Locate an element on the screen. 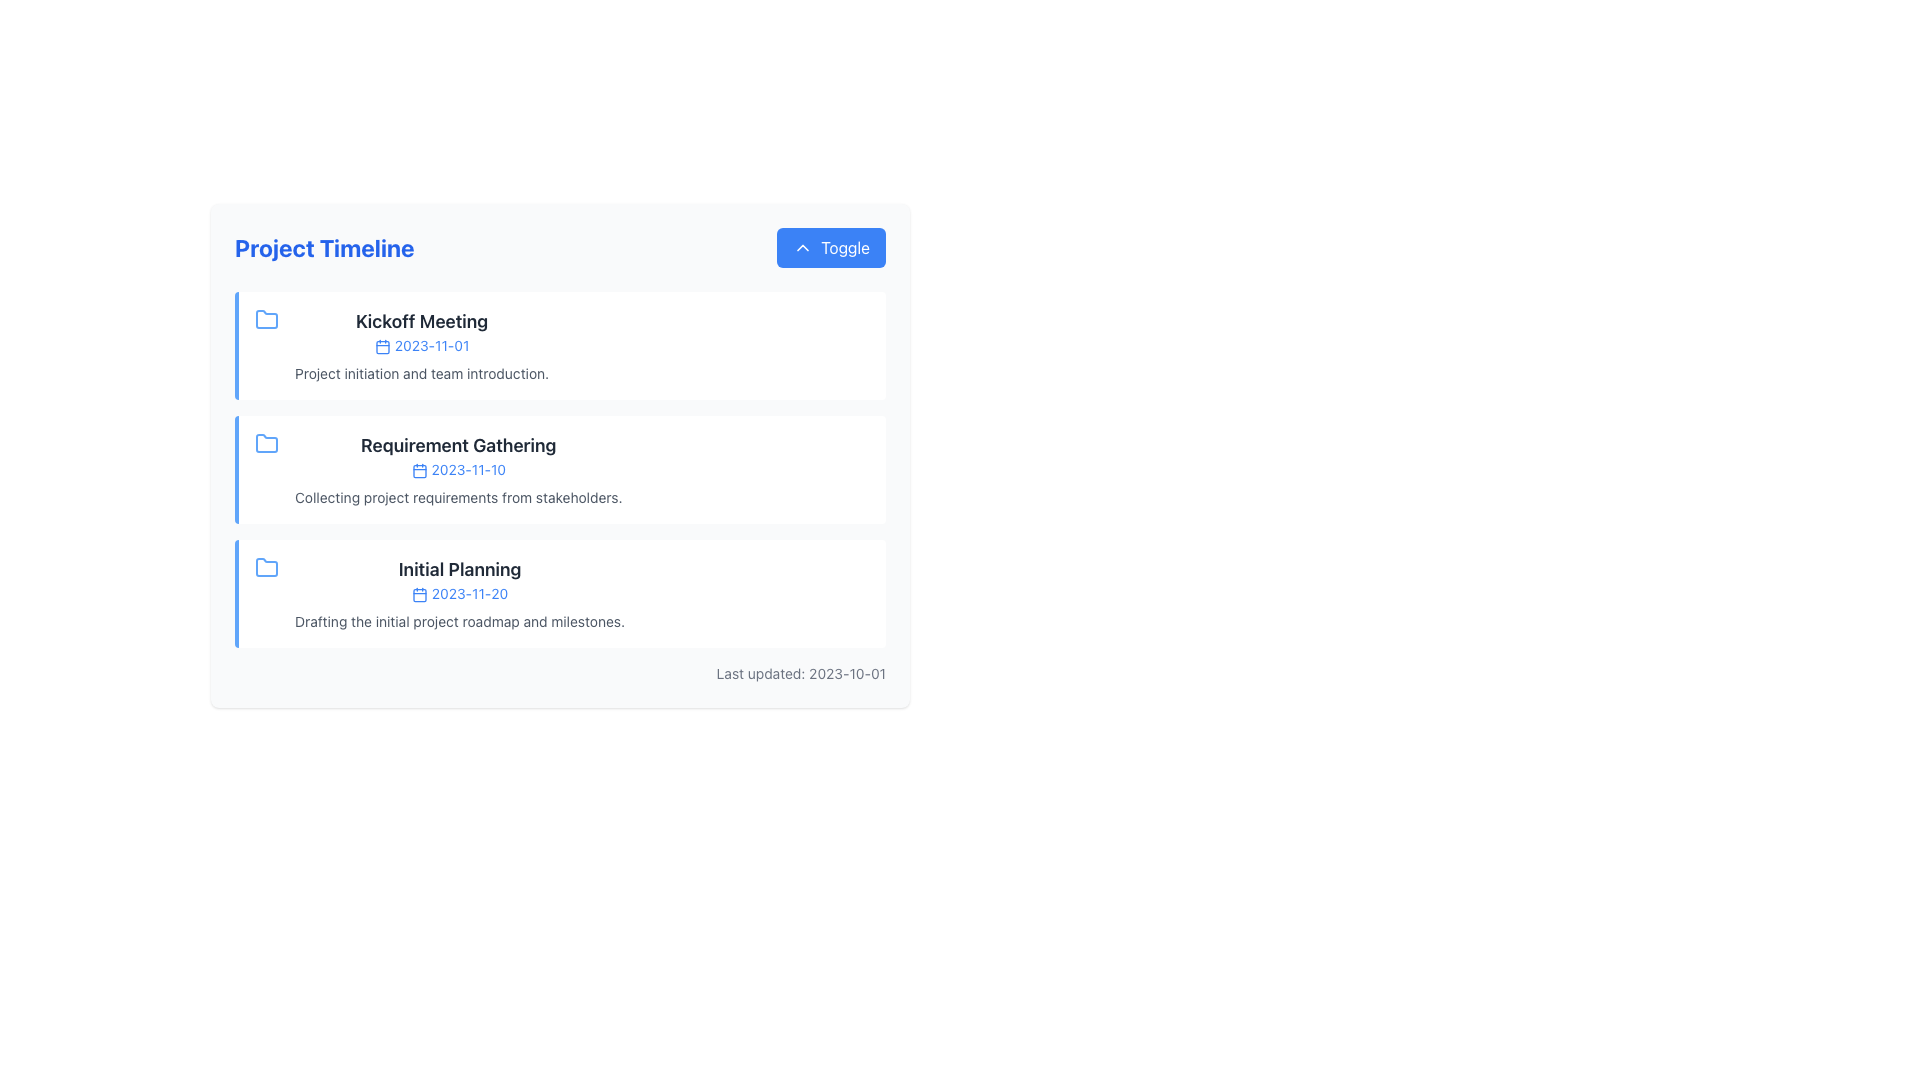 This screenshot has width=1920, height=1080. the calendar icon located to the left of the text '2023-11-10' in the 'Requirement Gathering' row of the timeline interface is located at coordinates (418, 471).